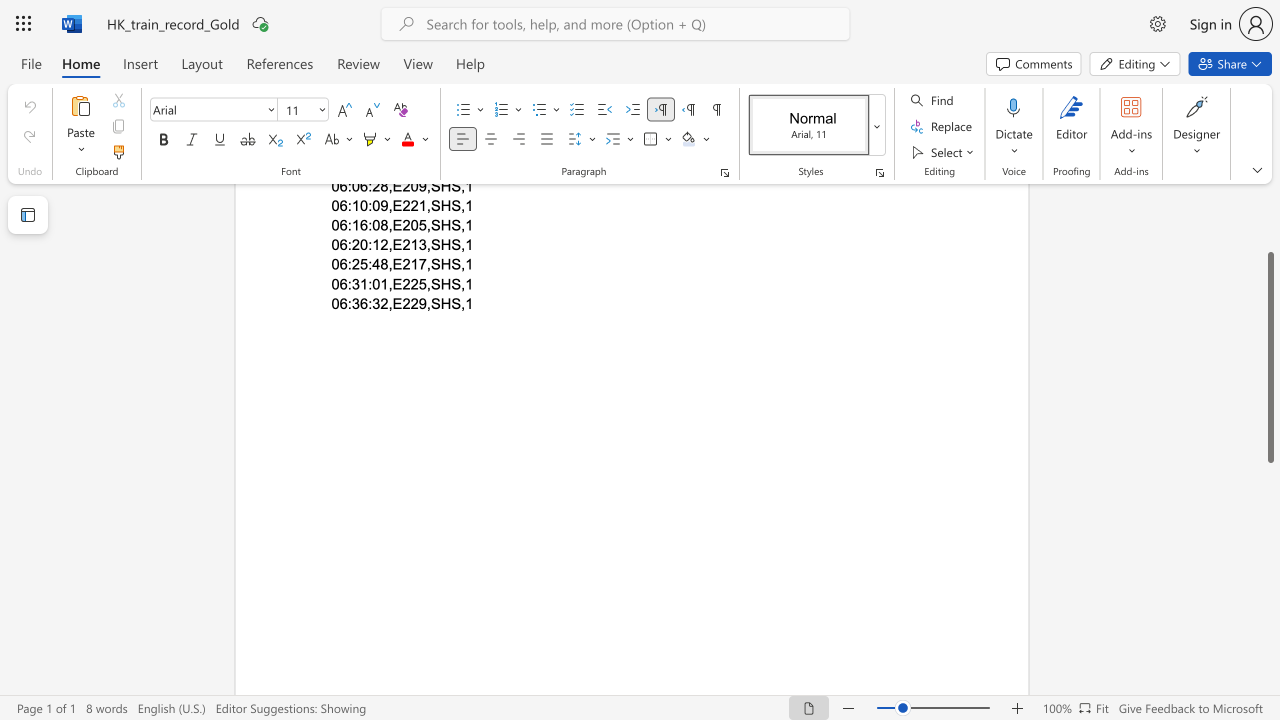 The width and height of the screenshot is (1280, 720). What do you see at coordinates (1269, 357) in the screenshot?
I see `the scrollbar and move up 60 pixels` at bounding box center [1269, 357].